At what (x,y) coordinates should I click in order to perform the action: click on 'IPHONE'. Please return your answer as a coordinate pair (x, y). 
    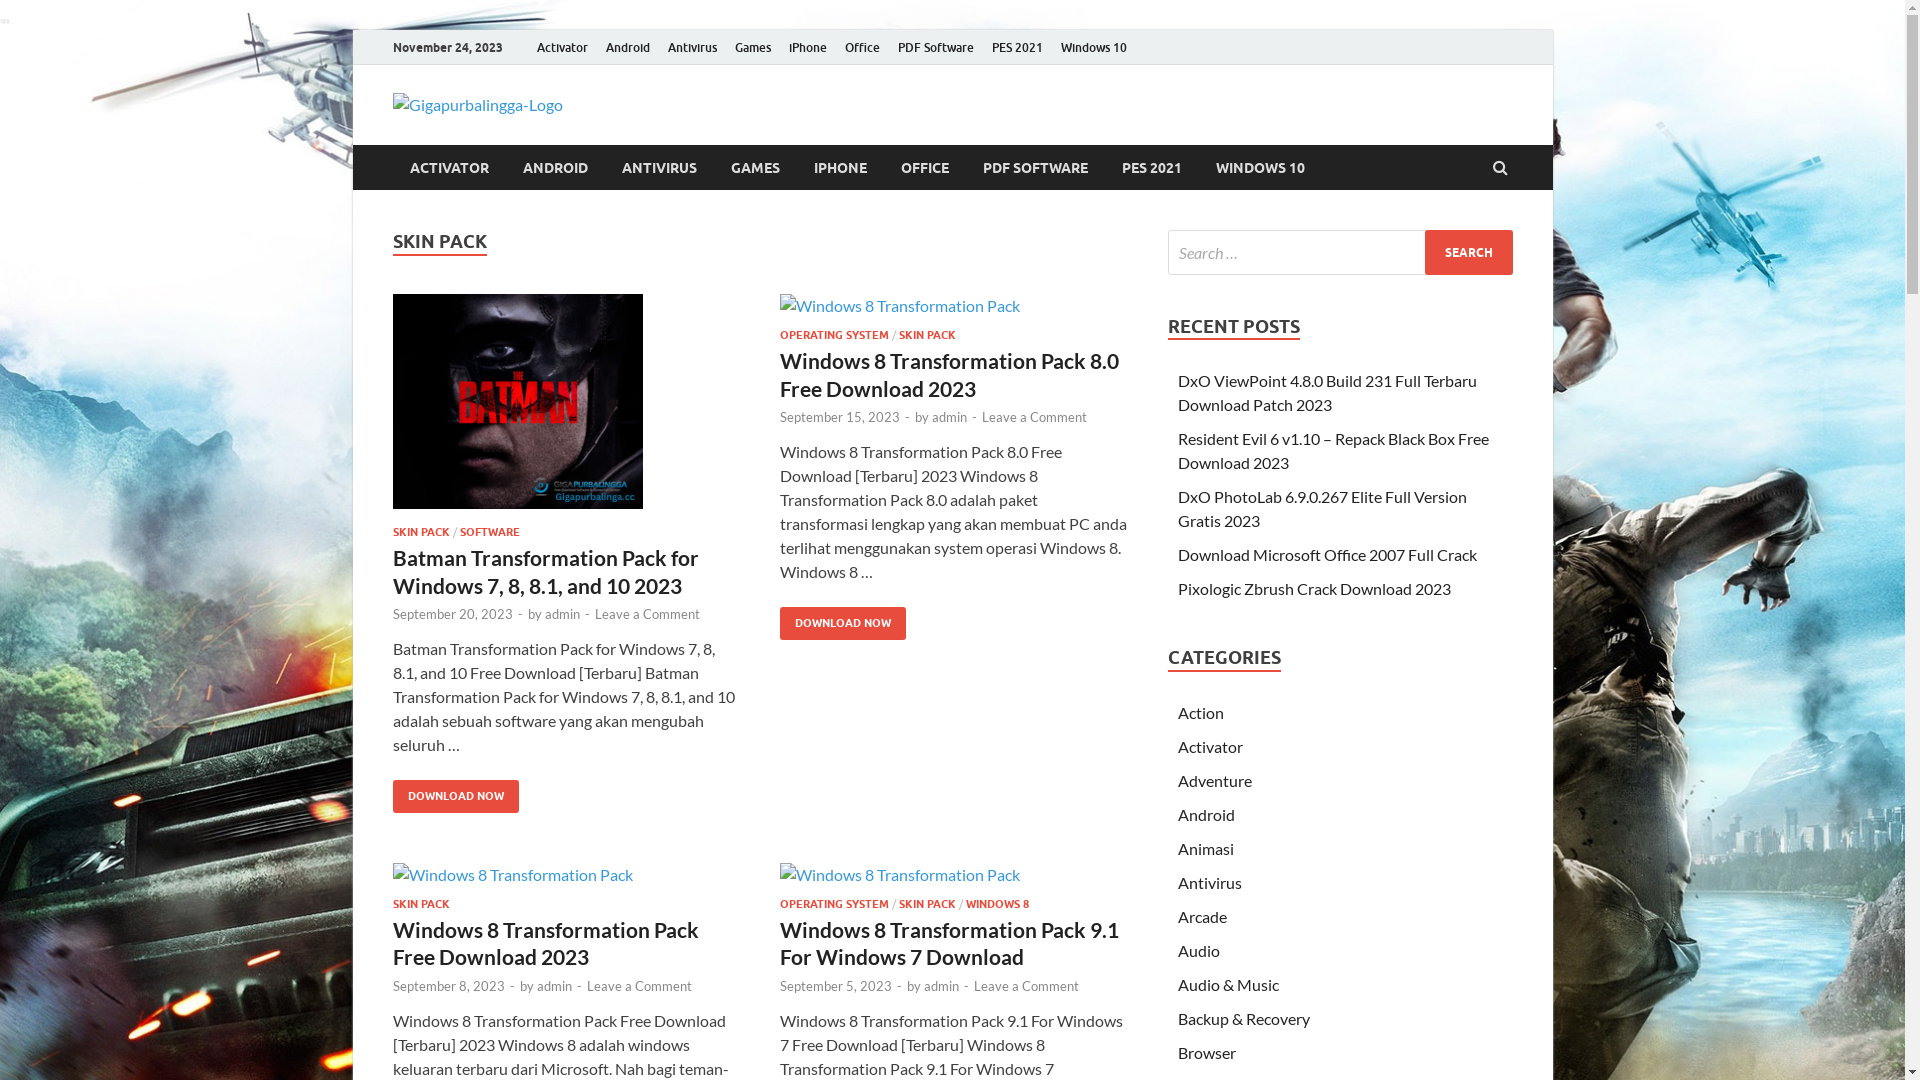
    Looking at the image, I should click on (839, 166).